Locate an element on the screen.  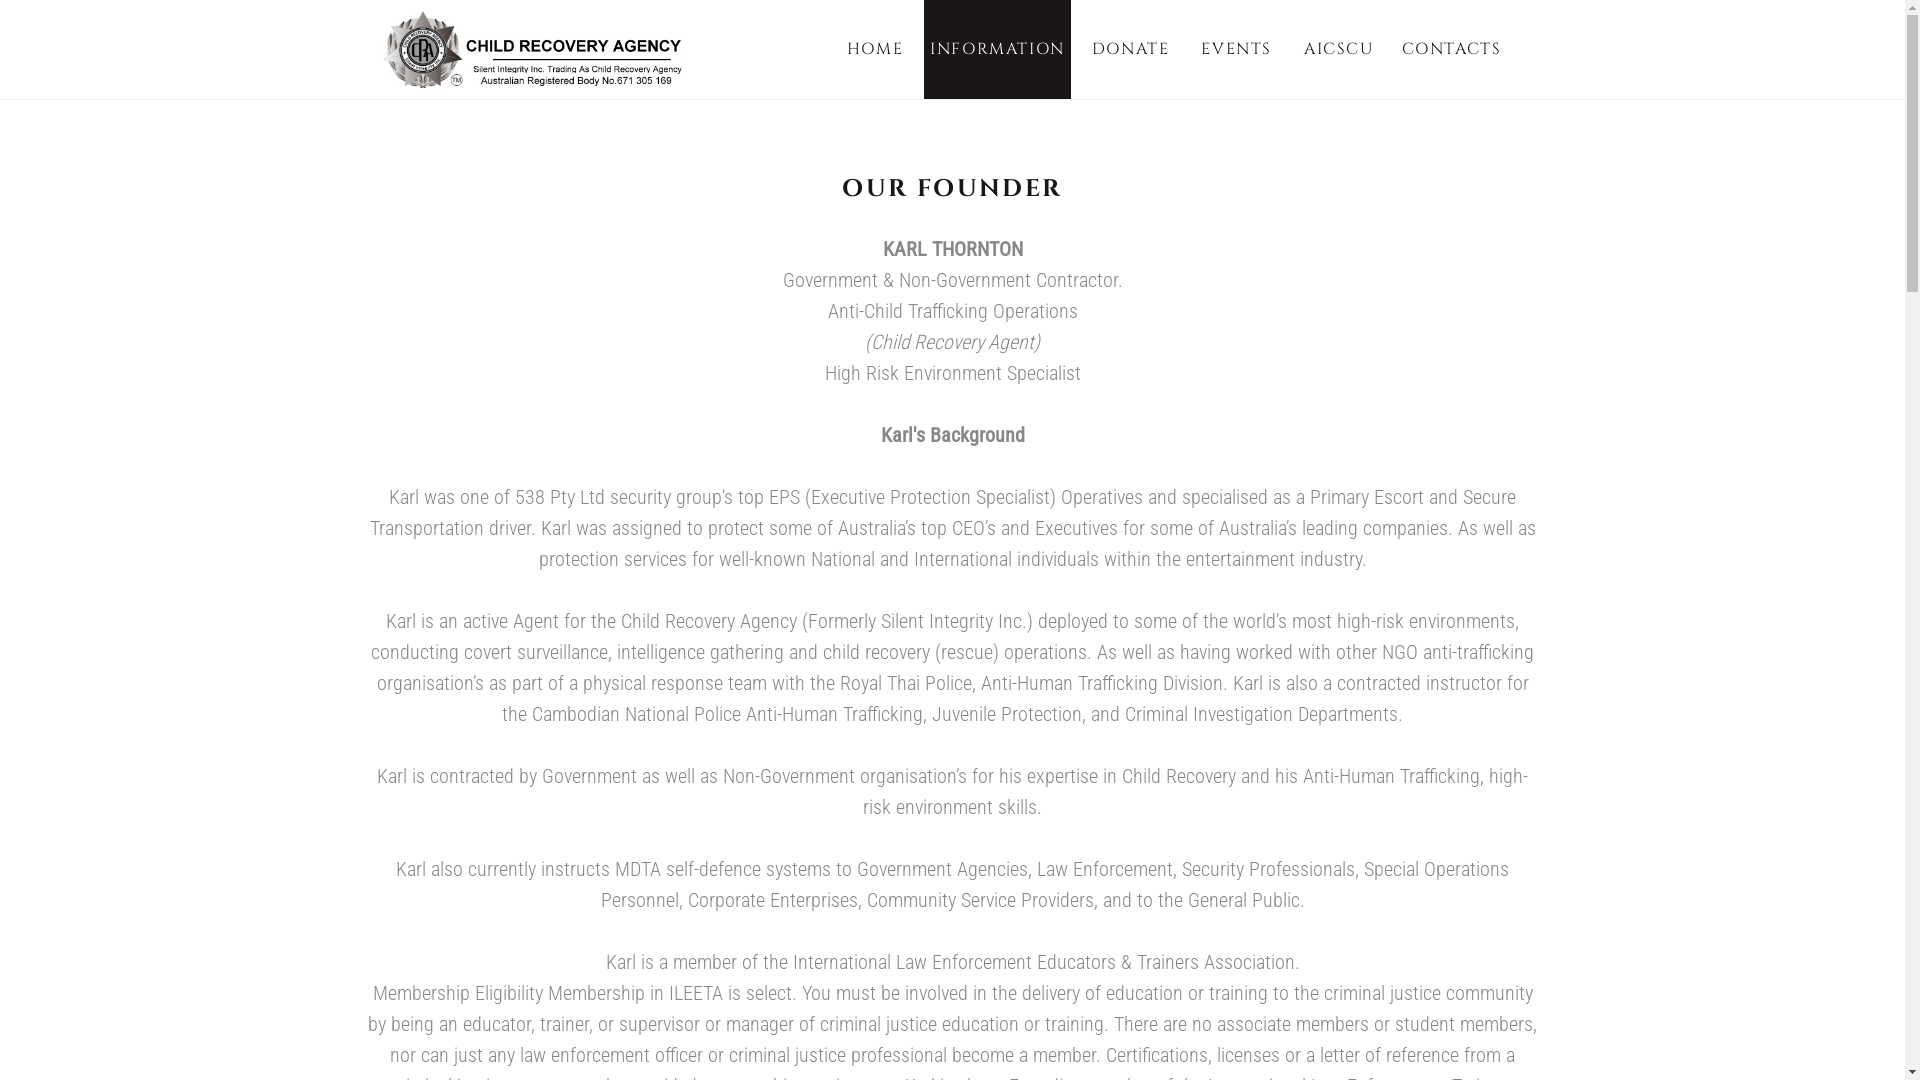
'DONATE' is located at coordinates (1131, 48).